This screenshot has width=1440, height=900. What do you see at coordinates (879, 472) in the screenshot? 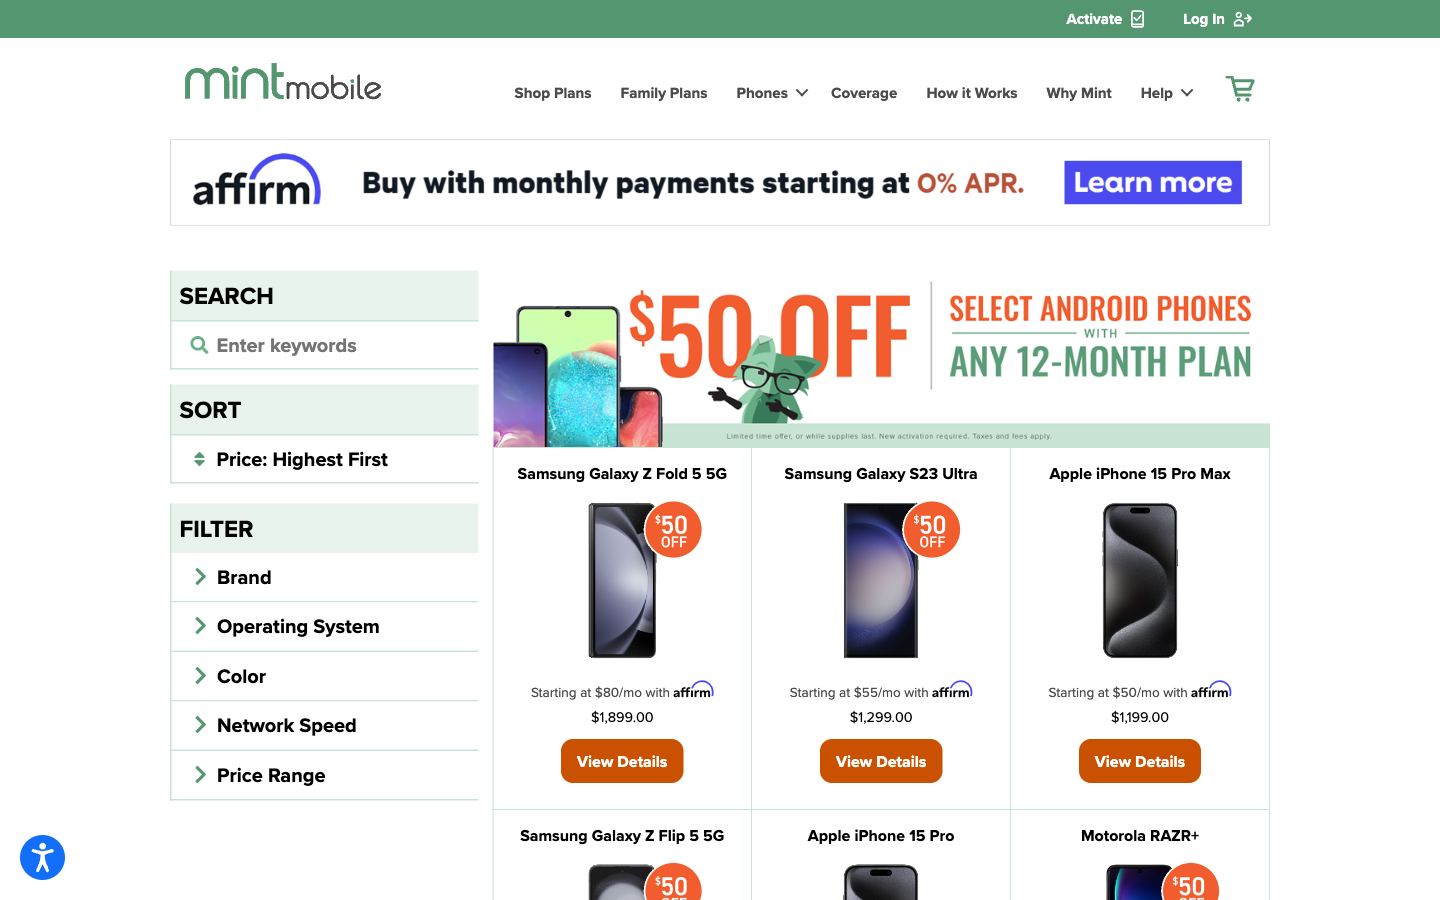
I see `Samsung Galaxy Phone Page` at bounding box center [879, 472].